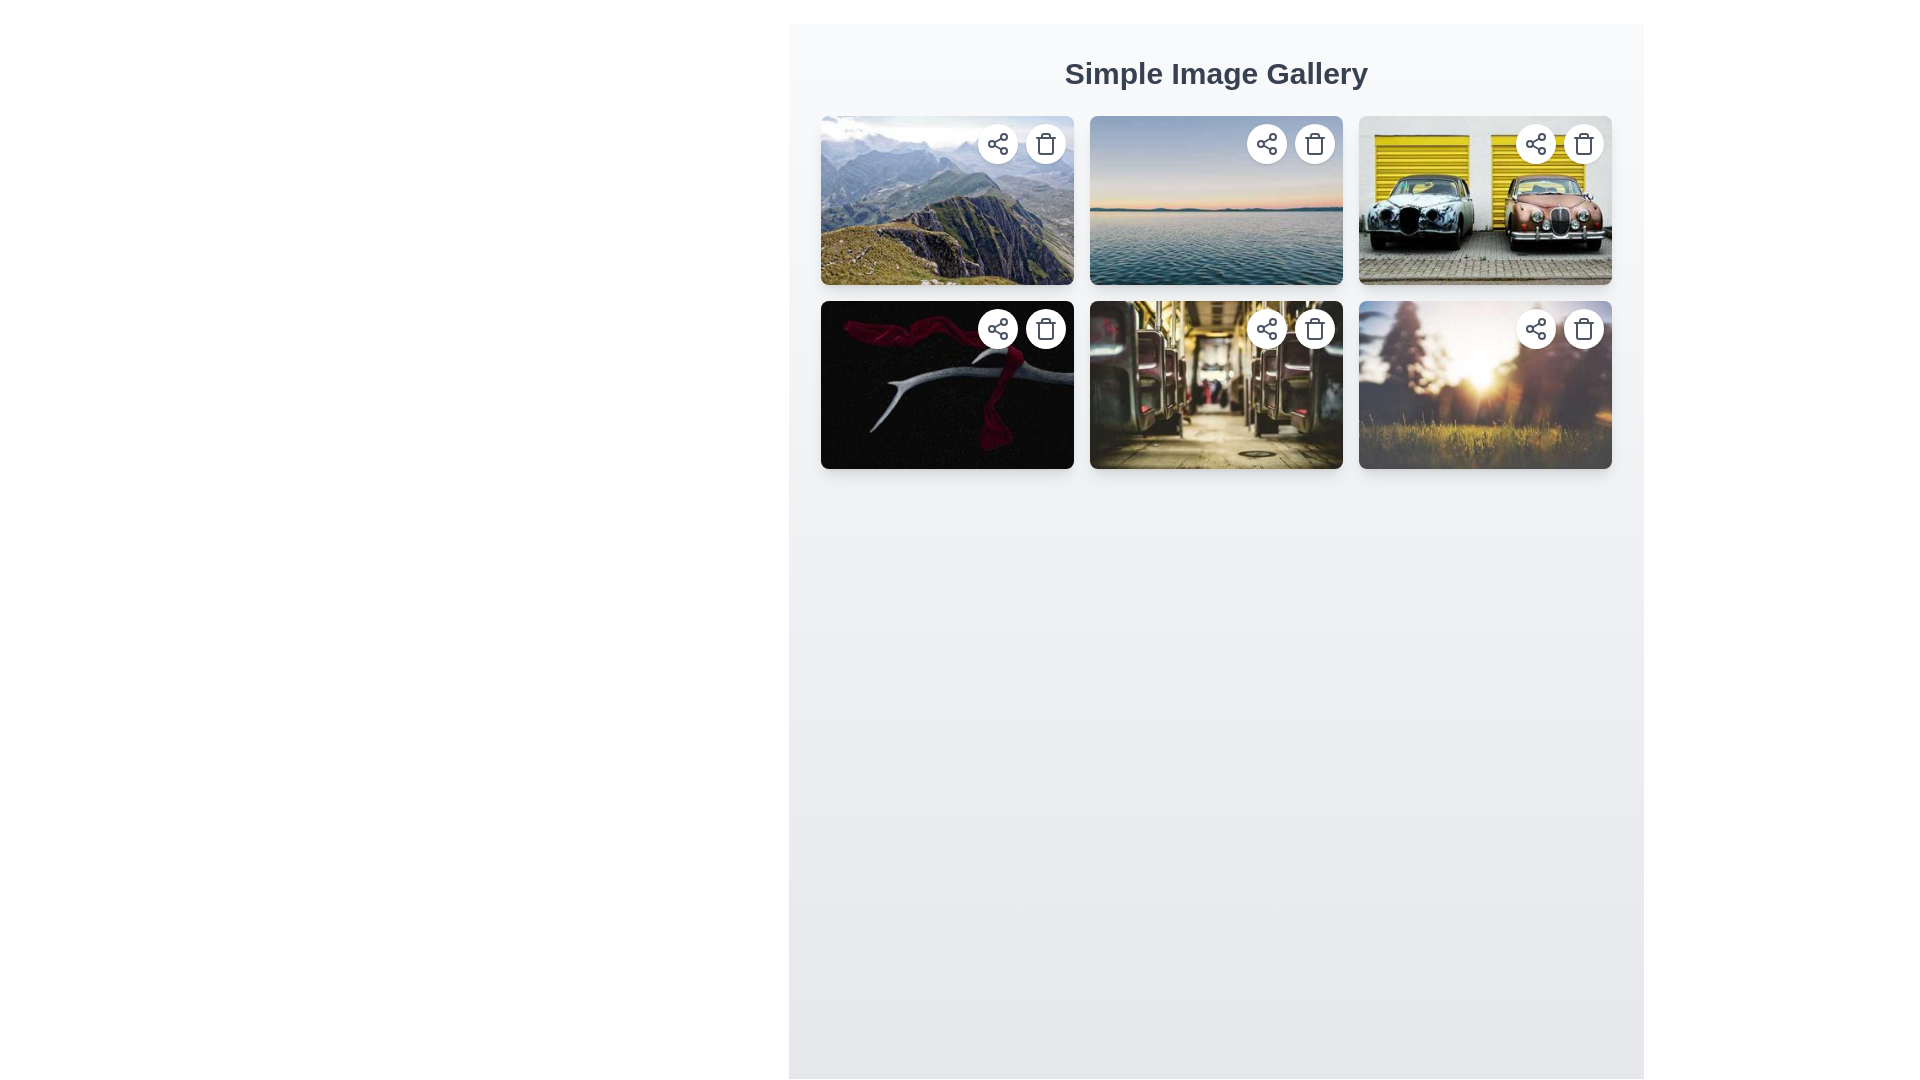  I want to click on the circular button with a white background and a share icon (three connected dots) located, so click(1266, 326).